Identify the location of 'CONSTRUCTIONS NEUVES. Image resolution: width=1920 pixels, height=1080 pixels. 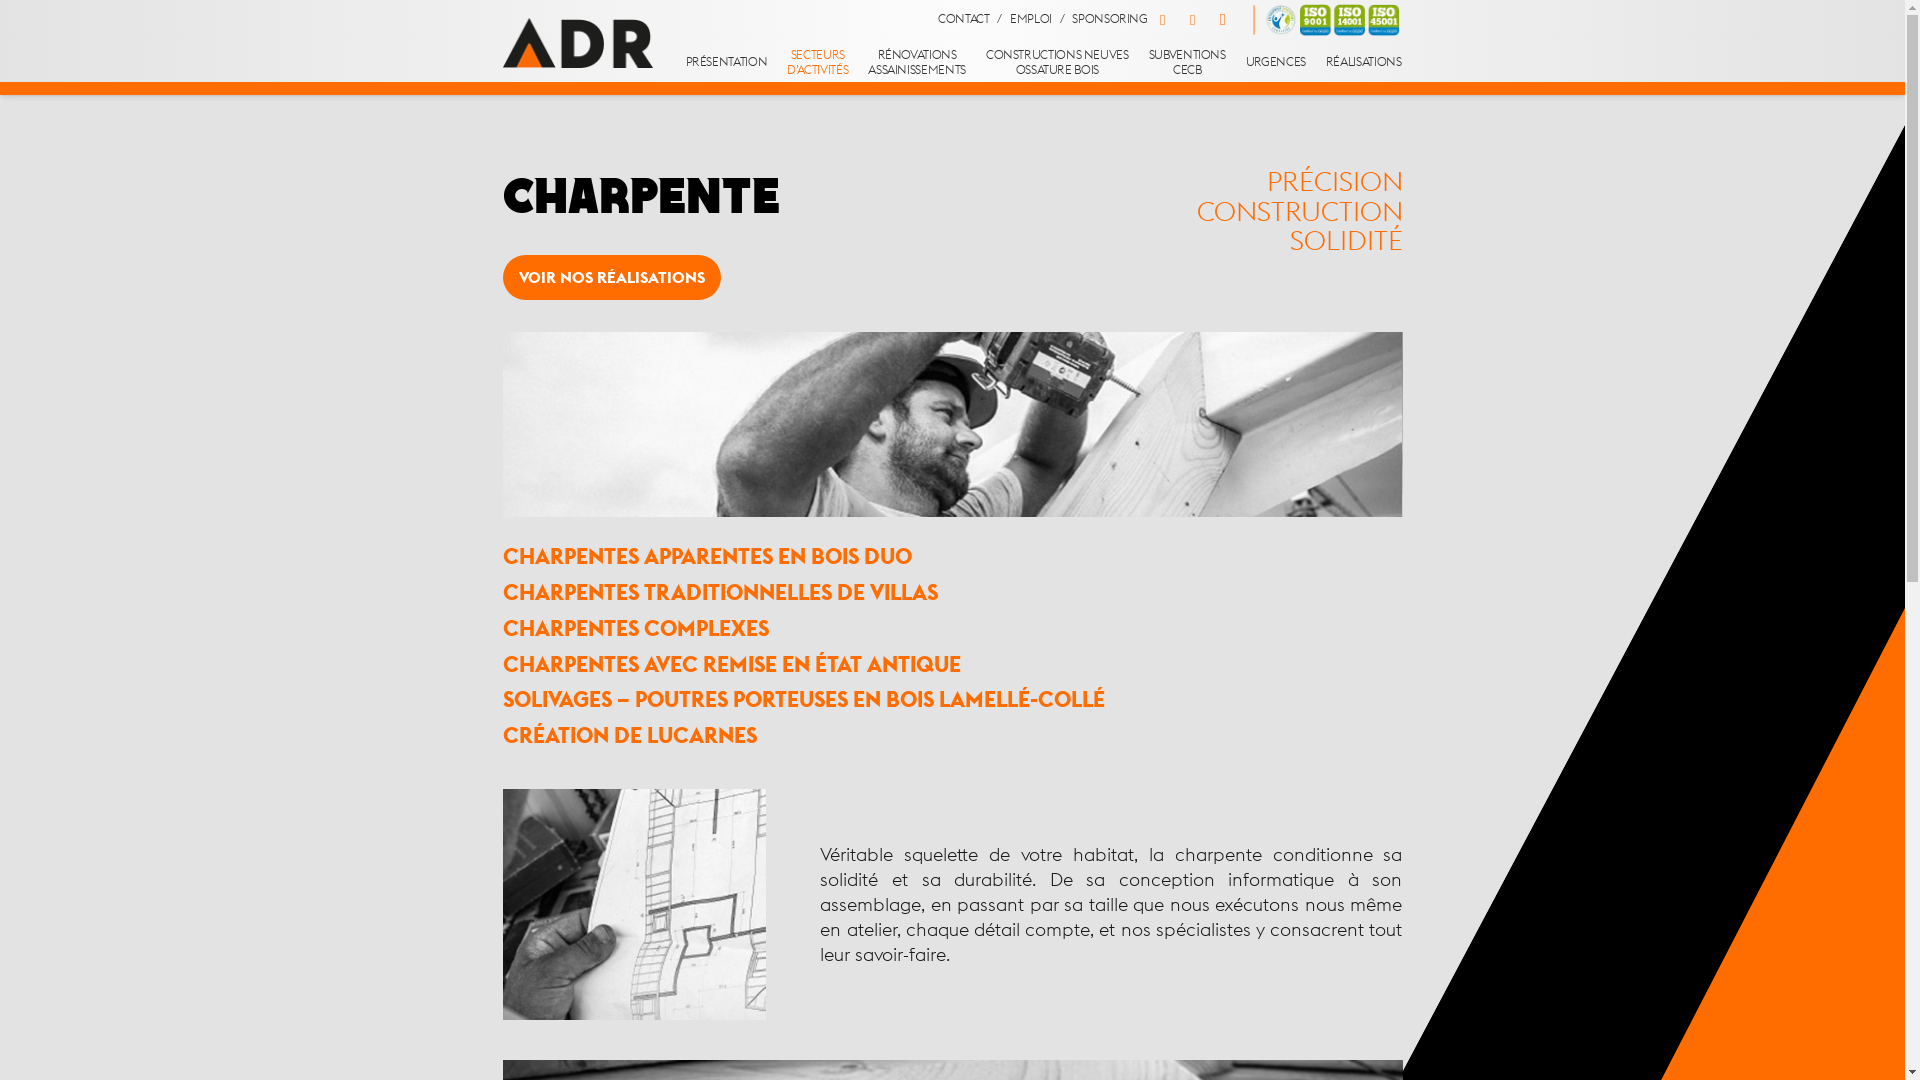
(975, 61).